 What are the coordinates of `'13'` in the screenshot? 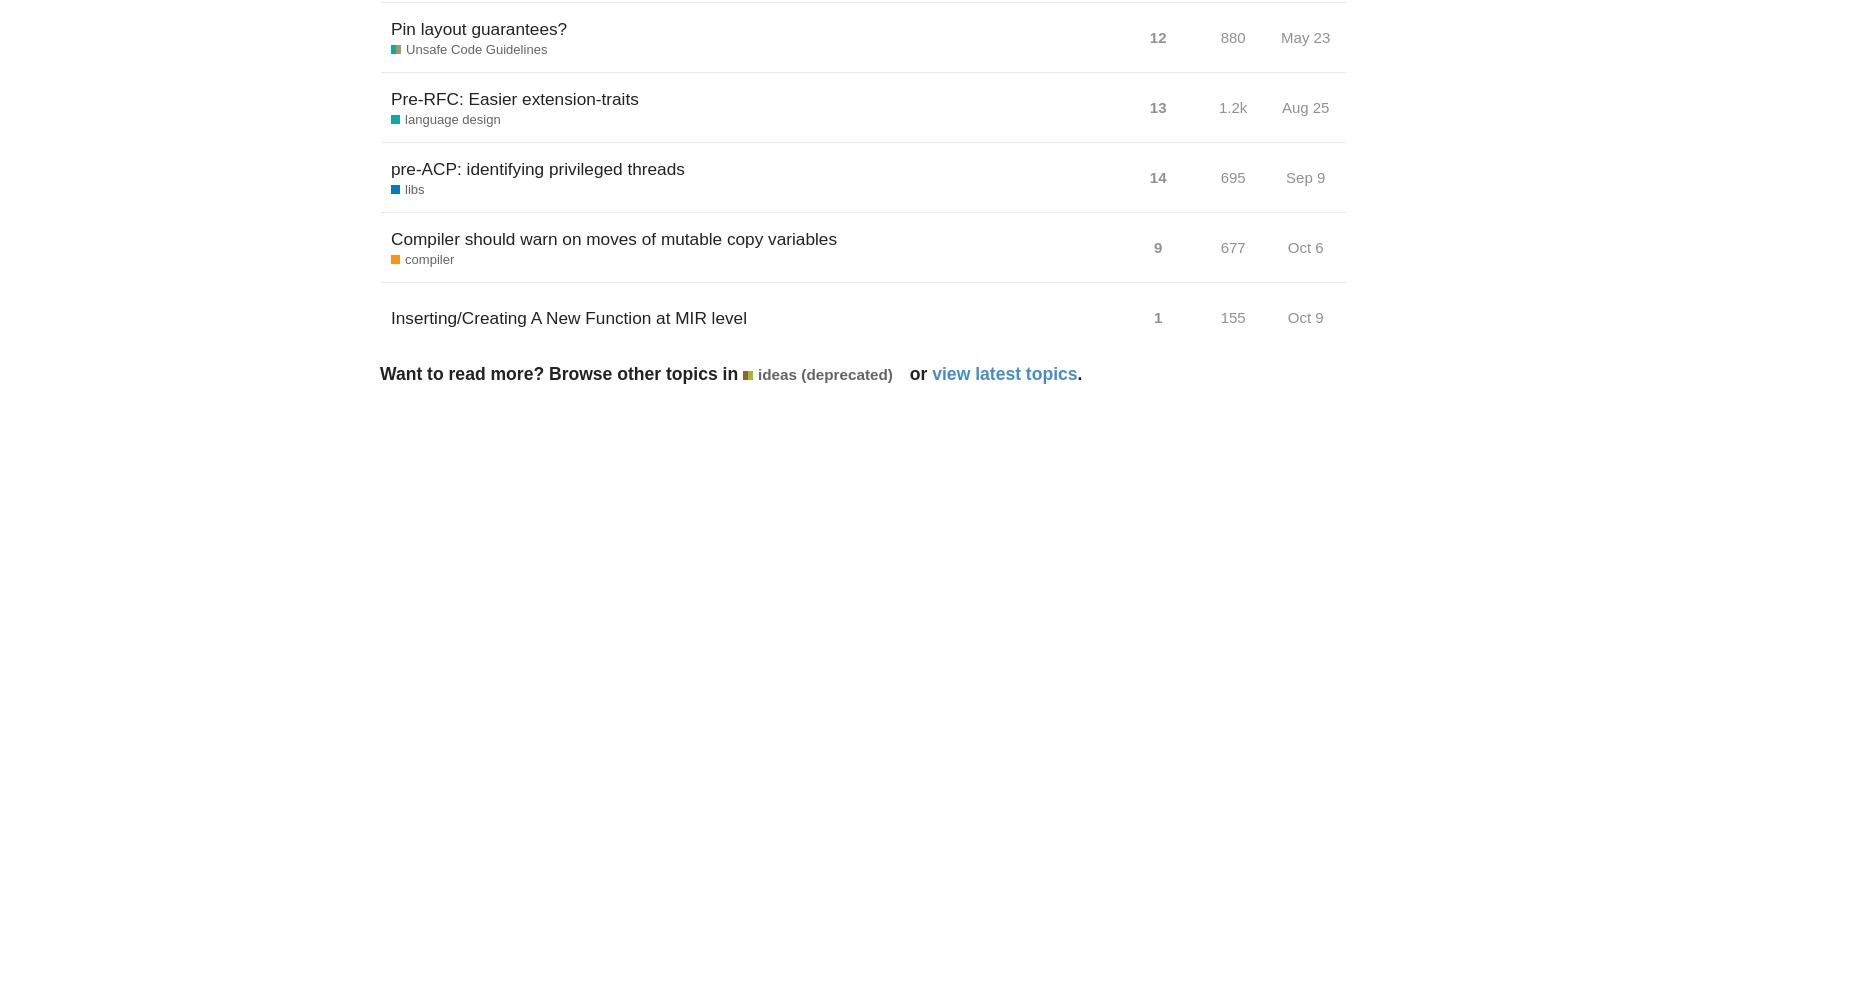 It's located at (1156, 106).